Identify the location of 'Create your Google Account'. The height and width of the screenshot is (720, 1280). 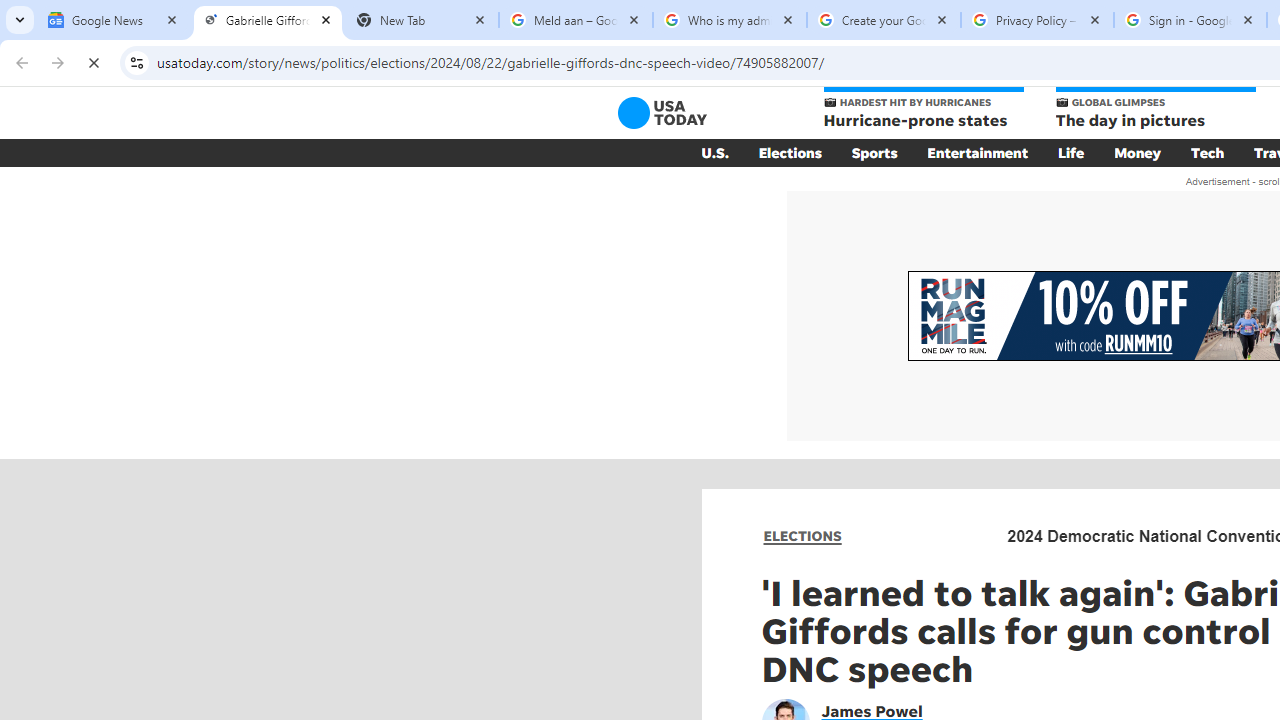
(882, 20).